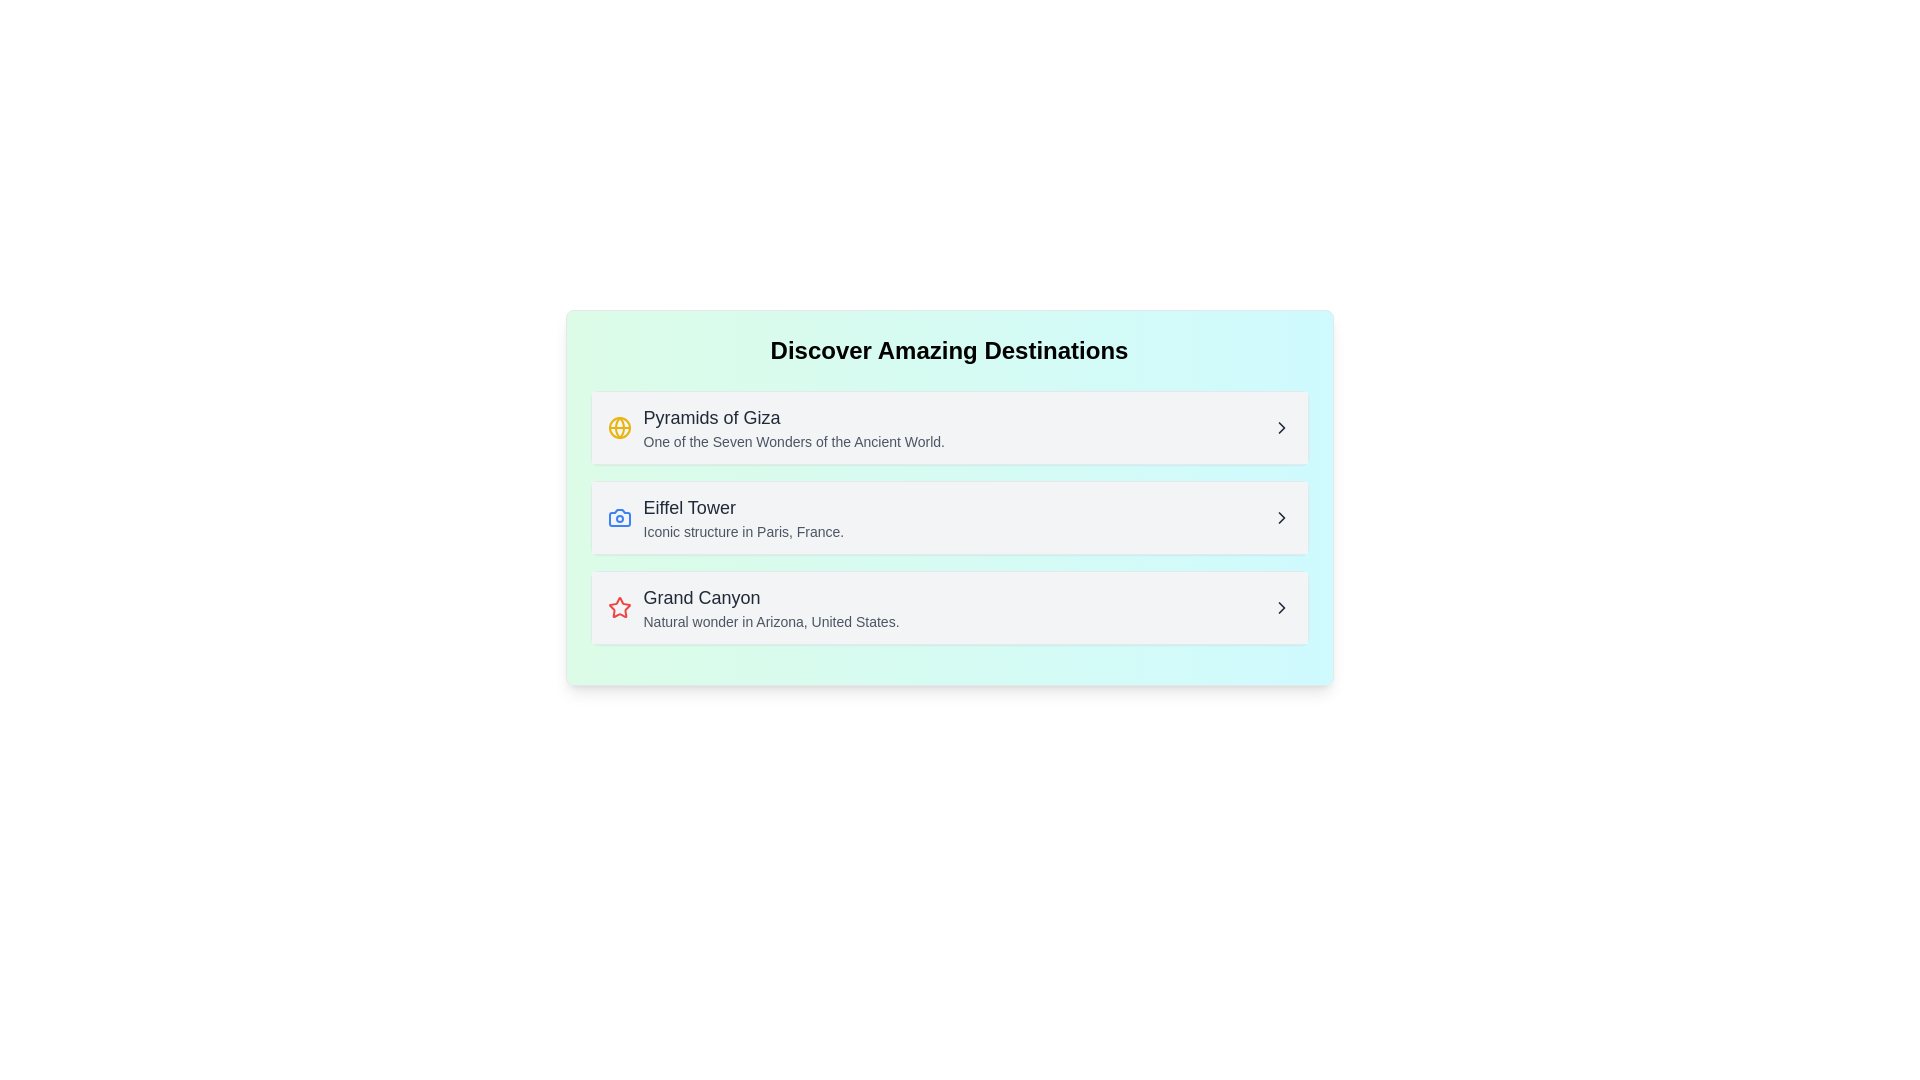 The height and width of the screenshot is (1080, 1920). What do you see at coordinates (770, 607) in the screenshot?
I see `displayed text 'Grand Canyon' and its description 'Natural wonder in Arizona, United States.' from the Text Display element located in the third row of a vertical list` at bounding box center [770, 607].